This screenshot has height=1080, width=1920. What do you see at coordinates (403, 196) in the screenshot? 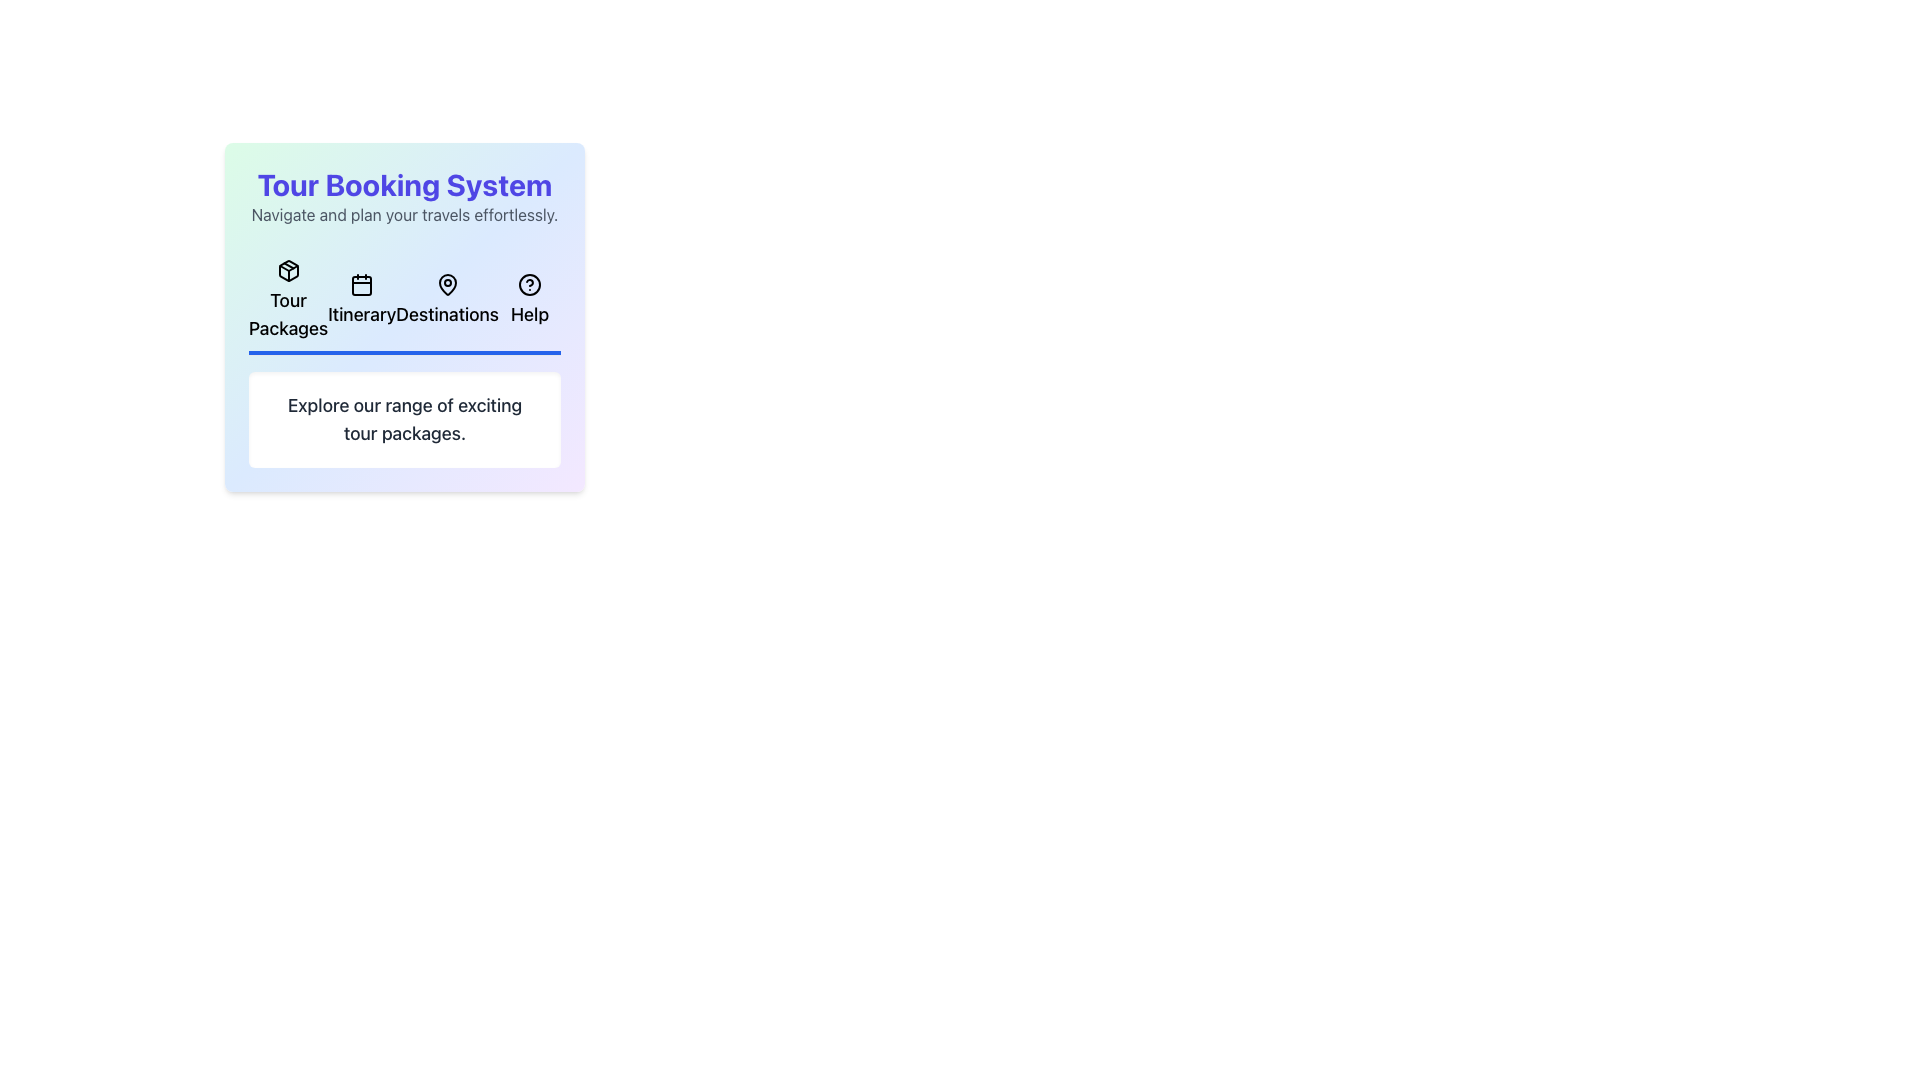
I see `static text component at the top center of the card that displays 'Tour Booking System' and 'Navigate and plan your travels effortlessly.'` at bounding box center [403, 196].